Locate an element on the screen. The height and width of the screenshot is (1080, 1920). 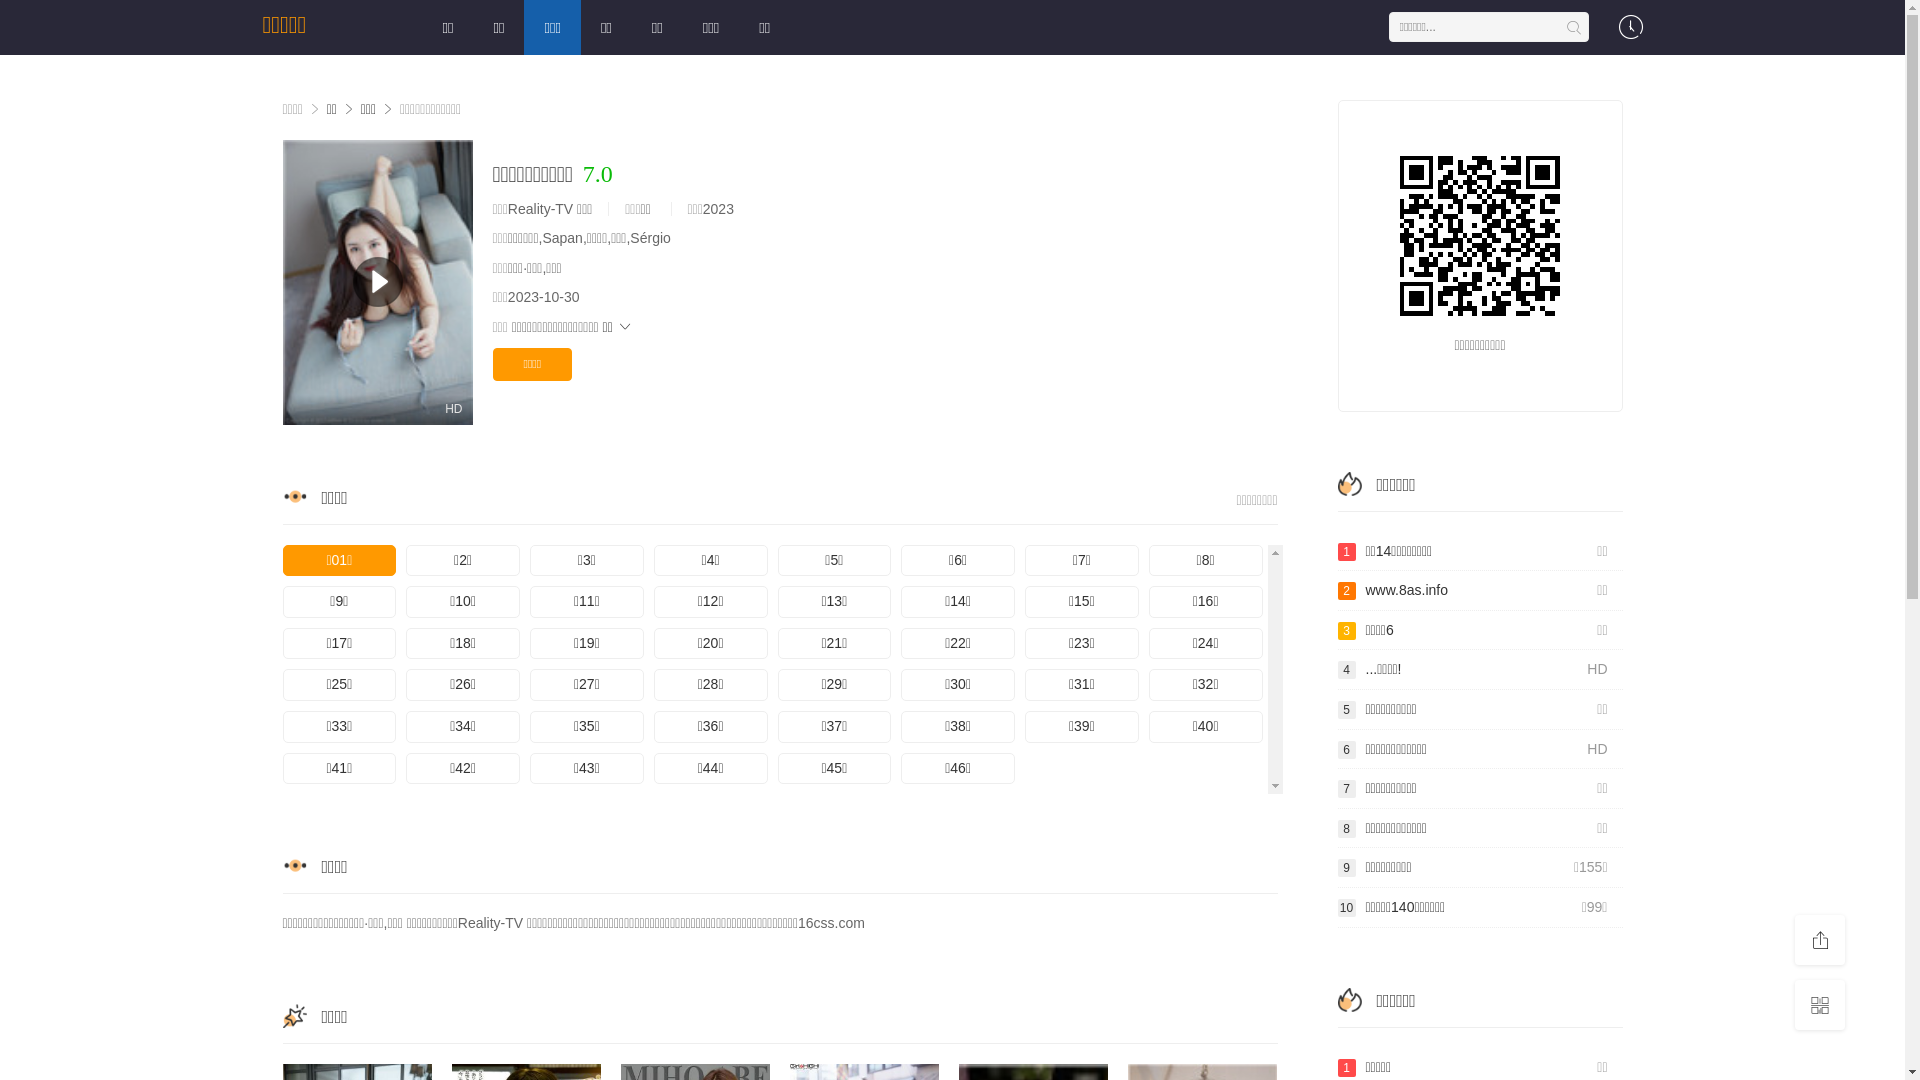
'HD' is located at coordinates (377, 282).